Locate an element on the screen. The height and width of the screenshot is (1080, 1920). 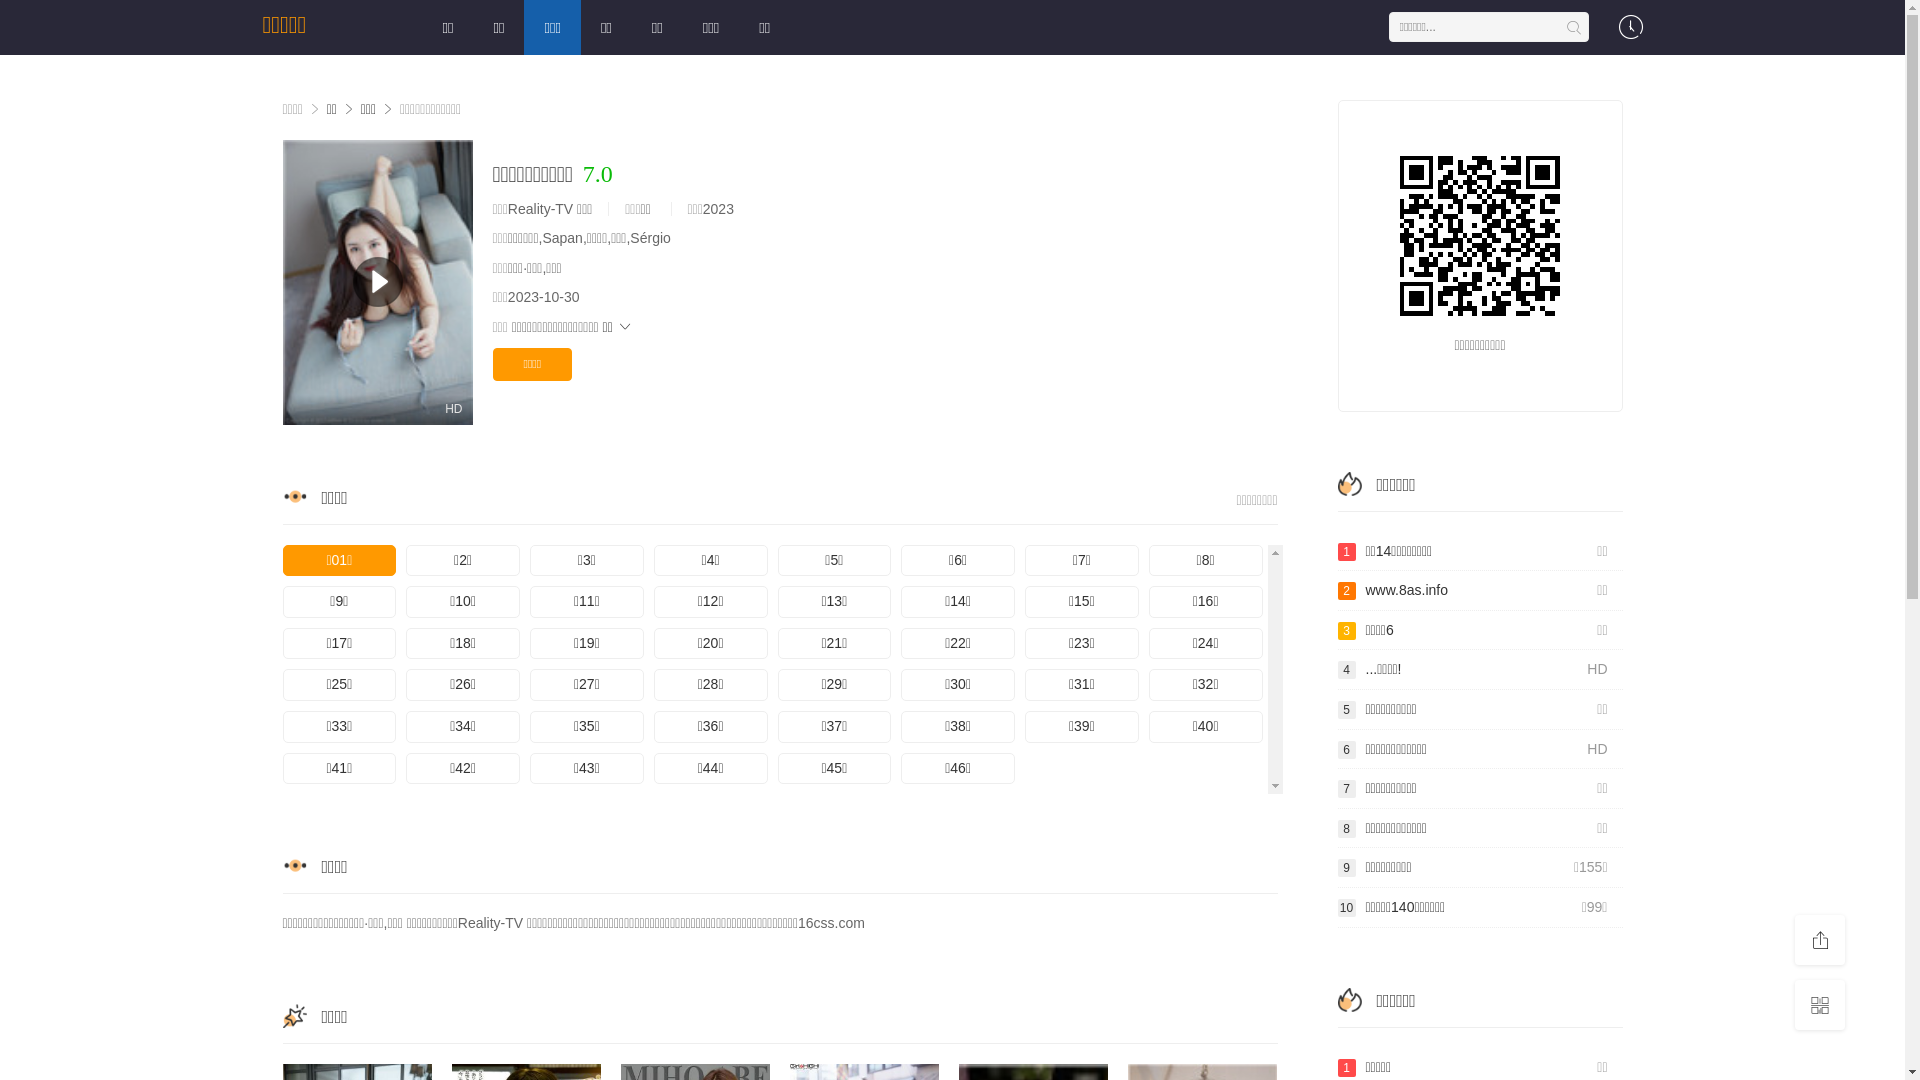
'HD' is located at coordinates (377, 282).